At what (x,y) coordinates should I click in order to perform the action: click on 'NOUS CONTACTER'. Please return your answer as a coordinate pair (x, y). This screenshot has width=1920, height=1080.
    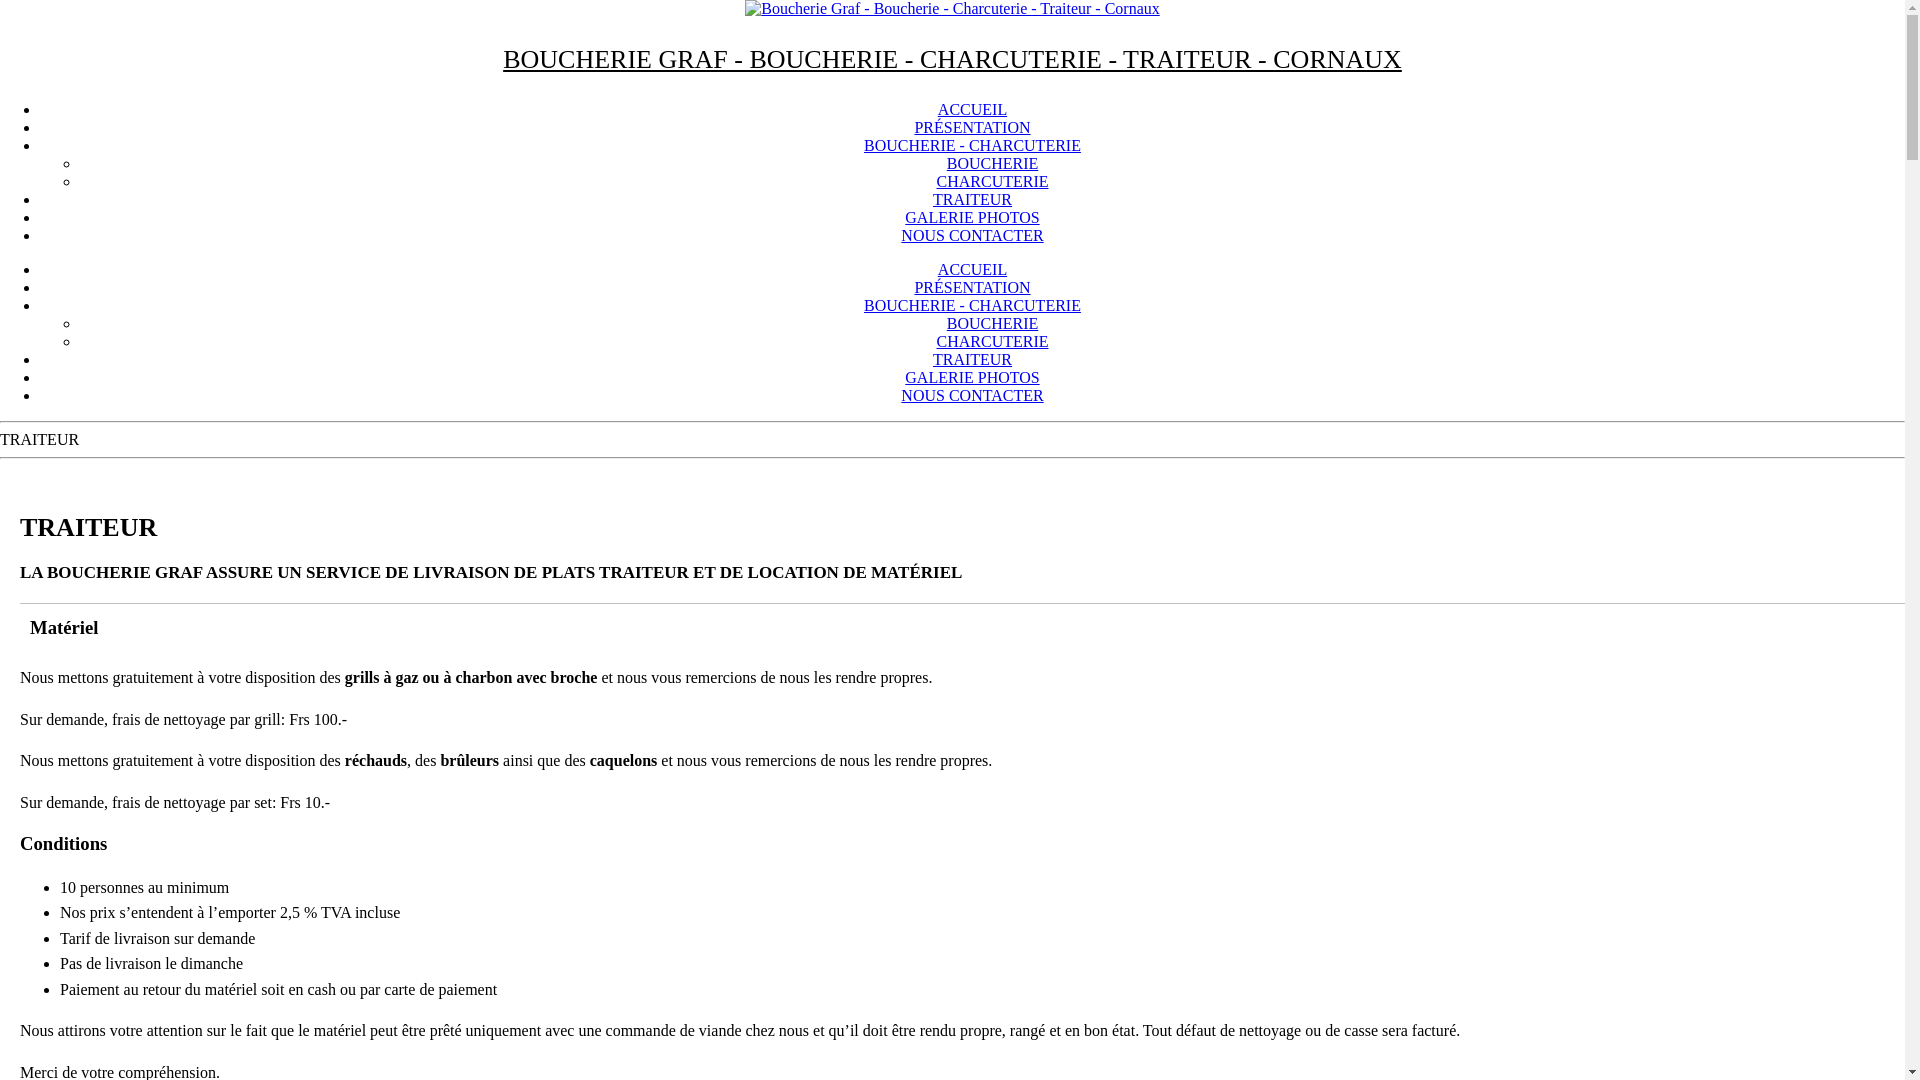
    Looking at the image, I should click on (971, 234).